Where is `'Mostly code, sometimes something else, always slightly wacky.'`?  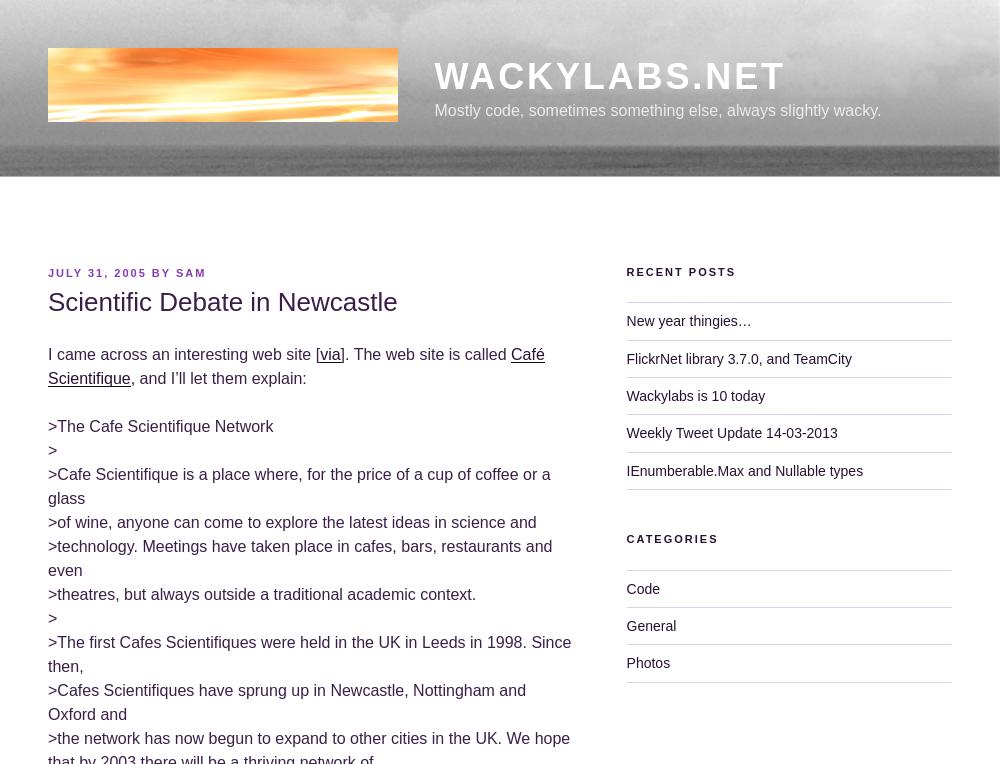
'Mostly code, sometimes something else, always slightly wacky.' is located at coordinates (657, 108).